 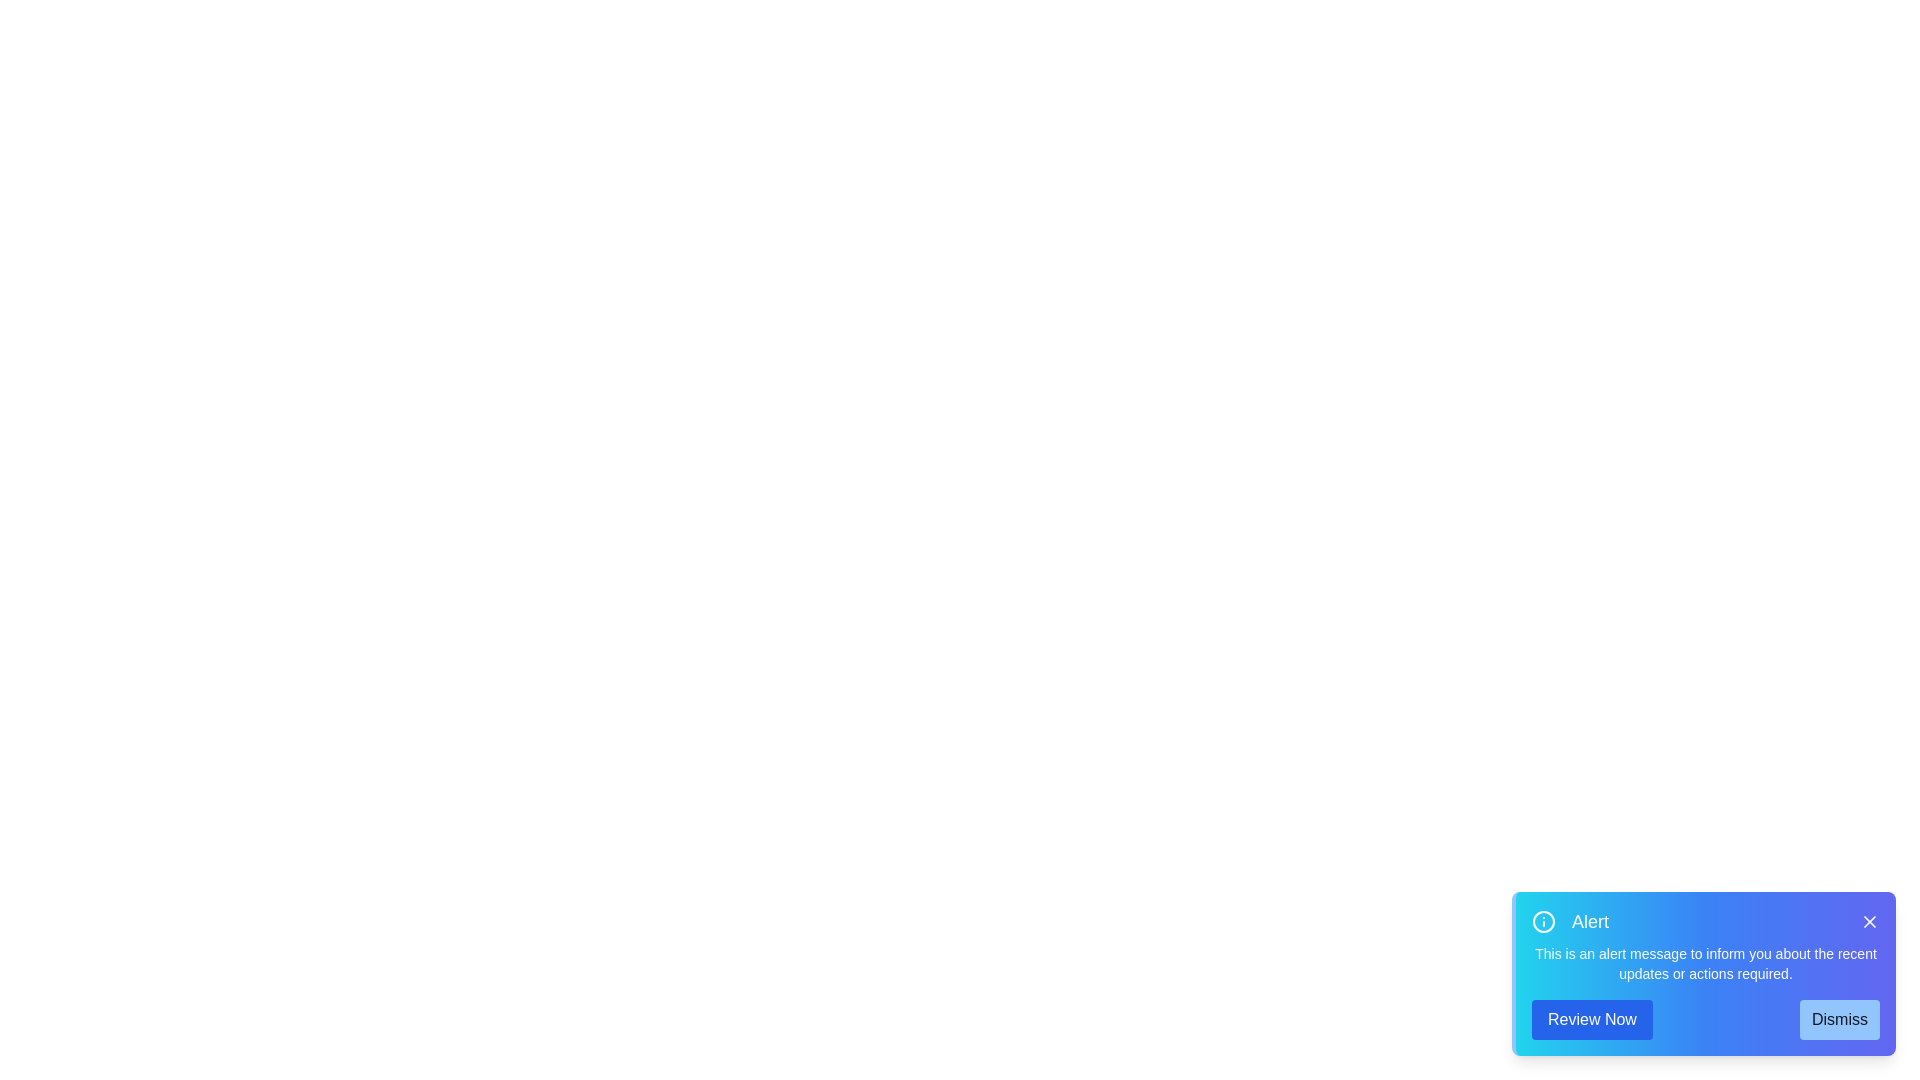 What do you see at coordinates (1869, 921) in the screenshot?
I see `the close button to dismiss the alert` at bounding box center [1869, 921].